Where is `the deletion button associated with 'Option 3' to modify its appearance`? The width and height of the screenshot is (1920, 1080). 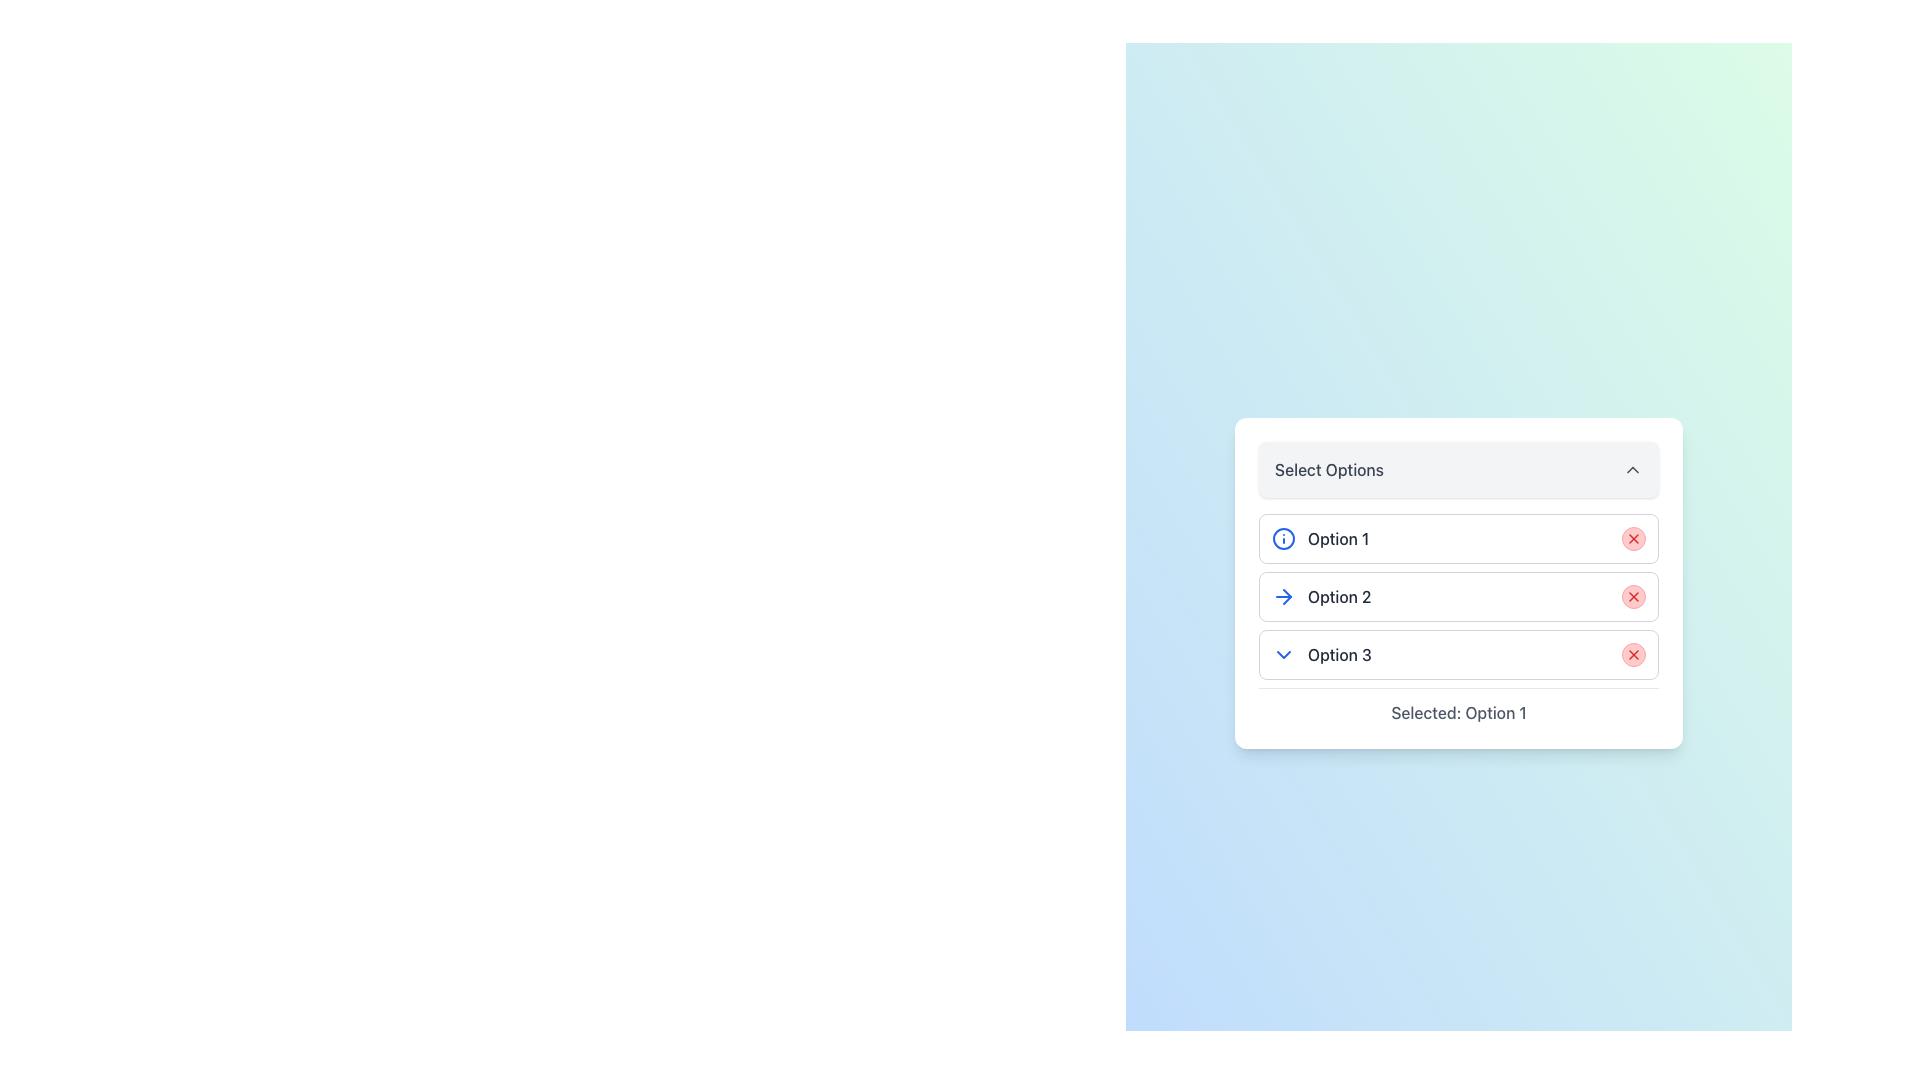 the deletion button associated with 'Option 3' to modify its appearance is located at coordinates (1633, 654).